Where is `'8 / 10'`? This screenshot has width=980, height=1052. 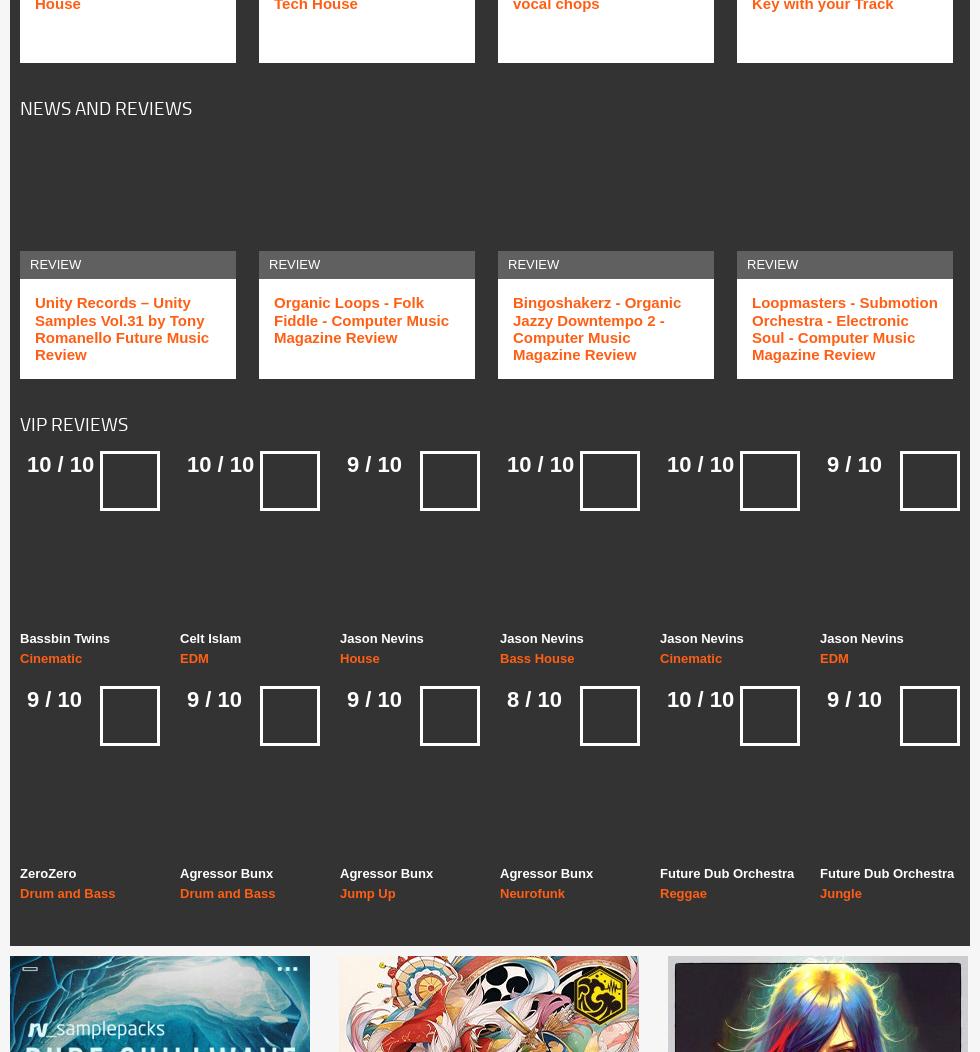 '8 / 10' is located at coordinates (534, 698).